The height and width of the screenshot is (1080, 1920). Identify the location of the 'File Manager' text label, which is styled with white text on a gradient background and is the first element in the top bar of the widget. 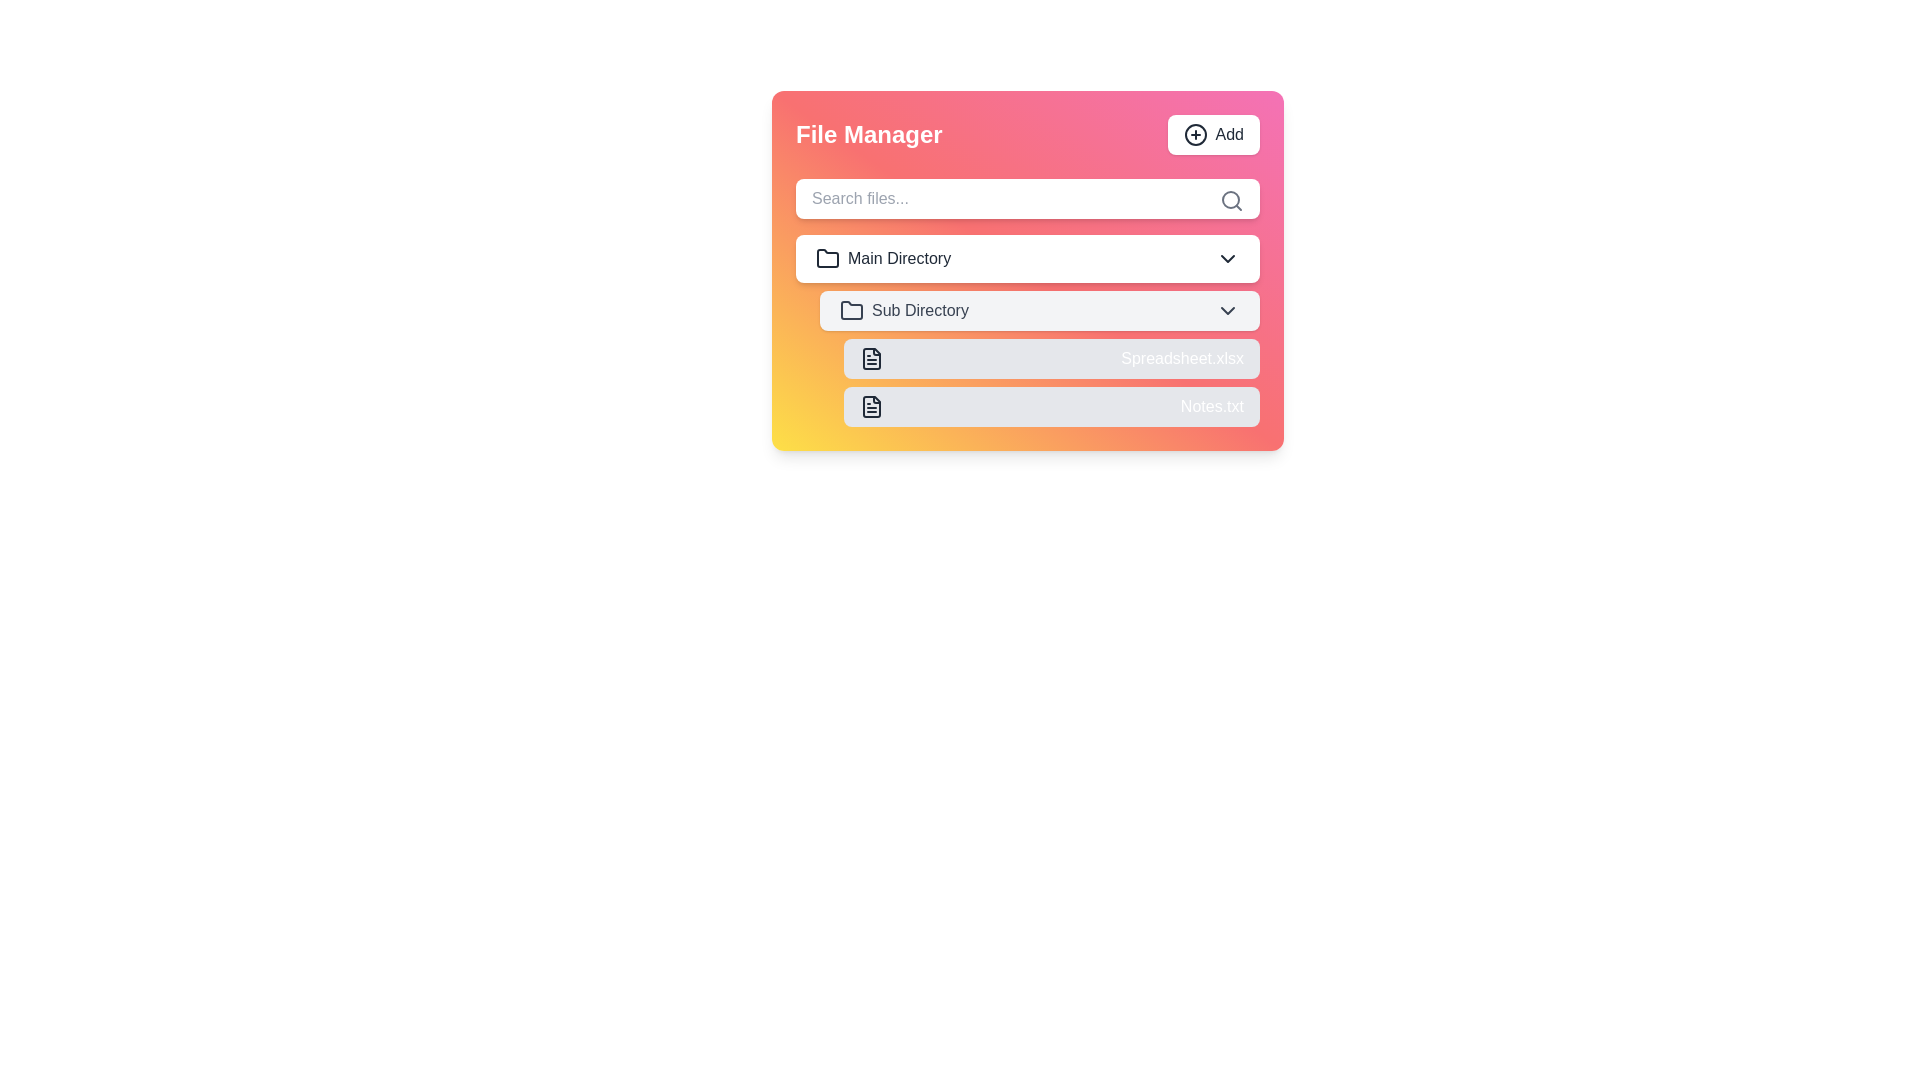
(869, 135).